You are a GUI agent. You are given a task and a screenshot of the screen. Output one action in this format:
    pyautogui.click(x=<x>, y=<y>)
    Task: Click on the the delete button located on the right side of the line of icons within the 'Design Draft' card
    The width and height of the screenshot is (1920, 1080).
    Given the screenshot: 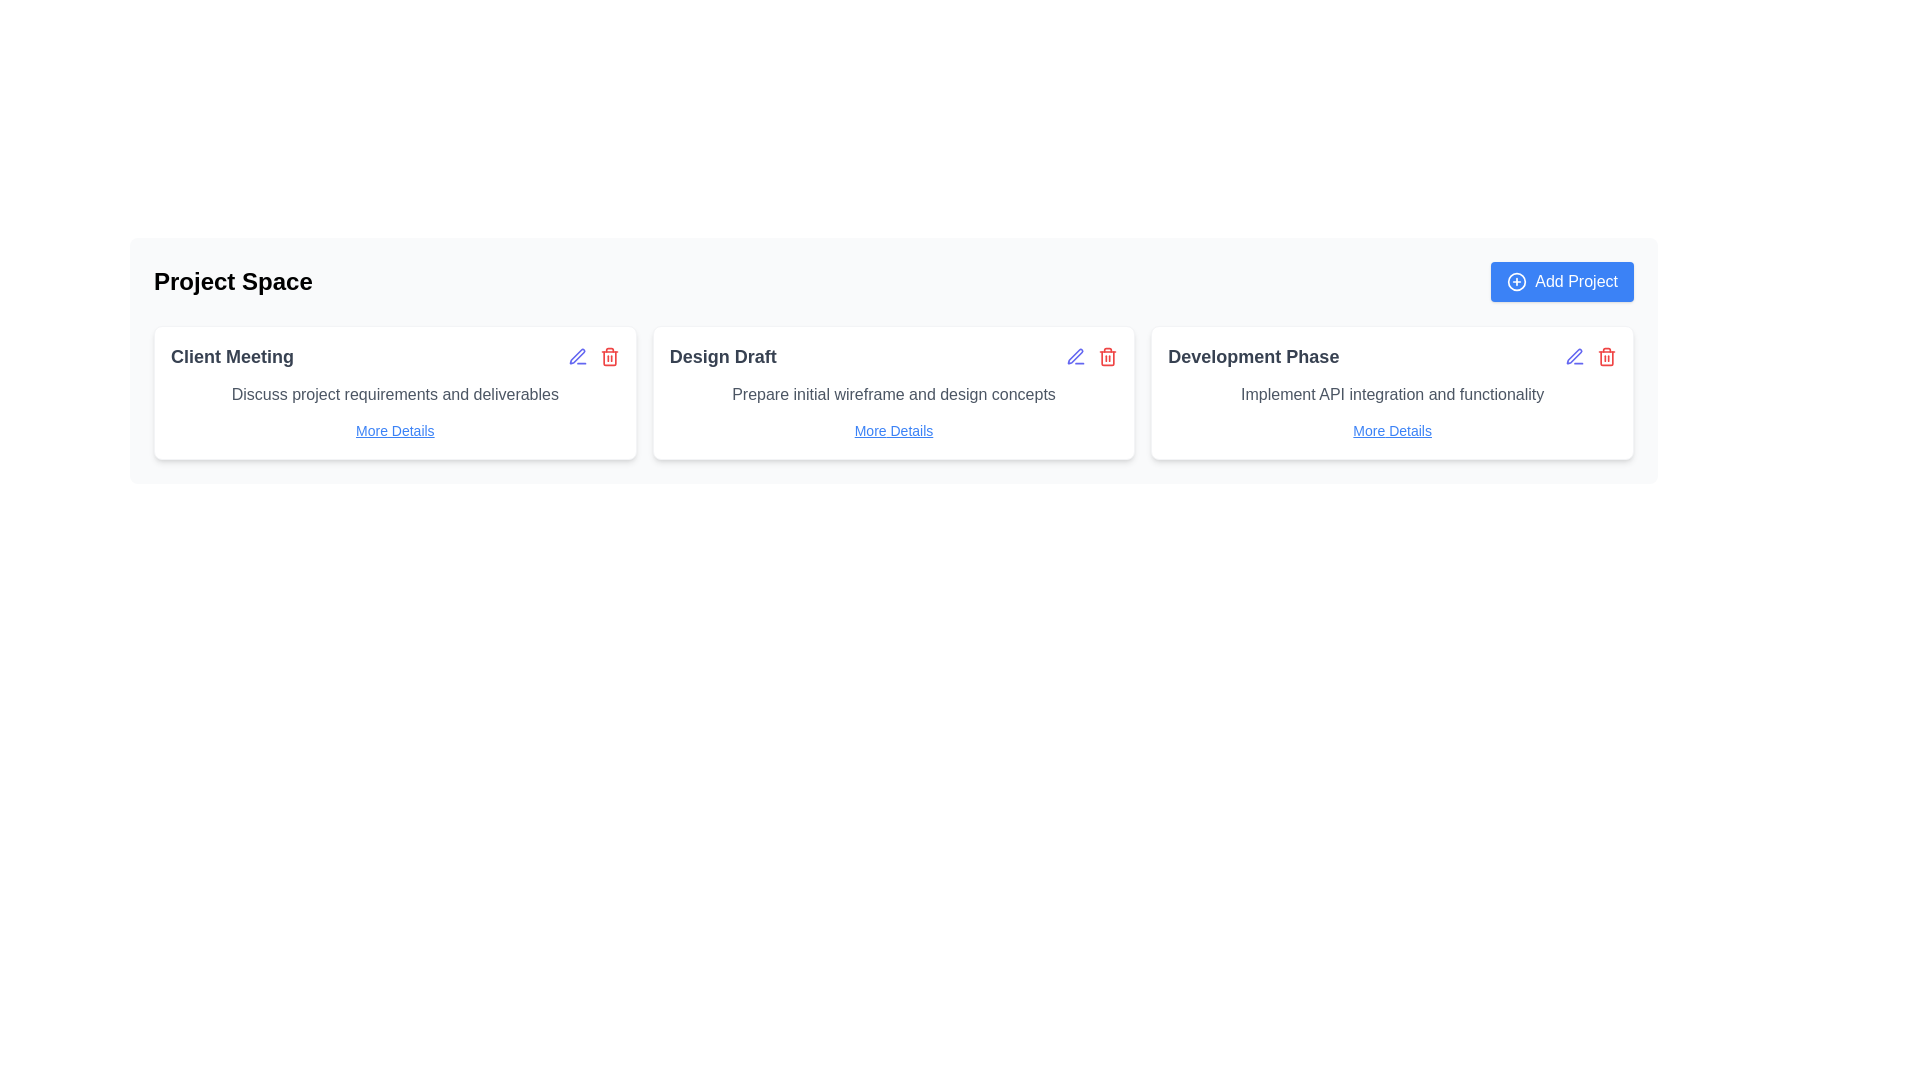 What is the action you would take?
    pyautogui.click(x=1107, y=356)
    